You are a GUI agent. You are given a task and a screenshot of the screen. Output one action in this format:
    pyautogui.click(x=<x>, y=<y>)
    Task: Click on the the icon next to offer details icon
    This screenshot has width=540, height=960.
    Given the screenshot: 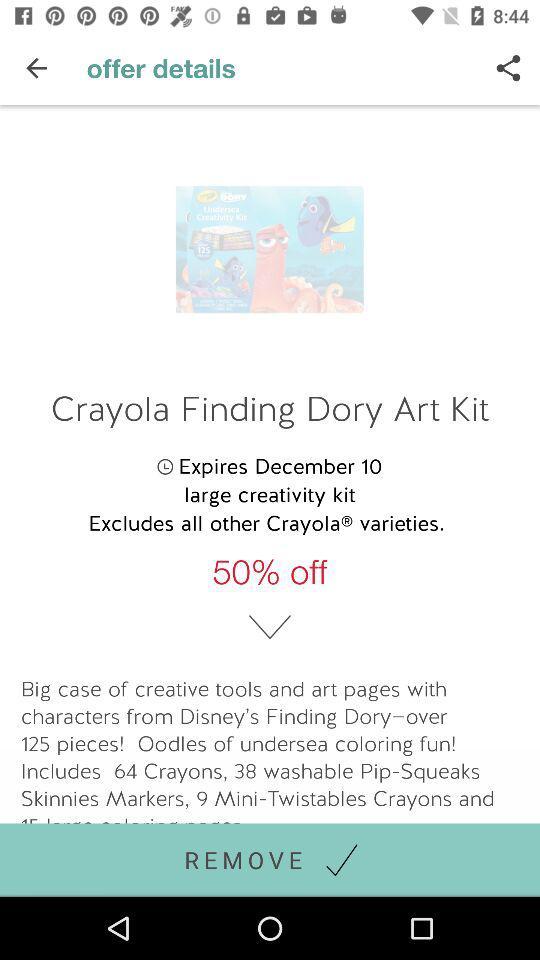 What is the action you would take?
    pyautogui.click(x=508, y=68)
    